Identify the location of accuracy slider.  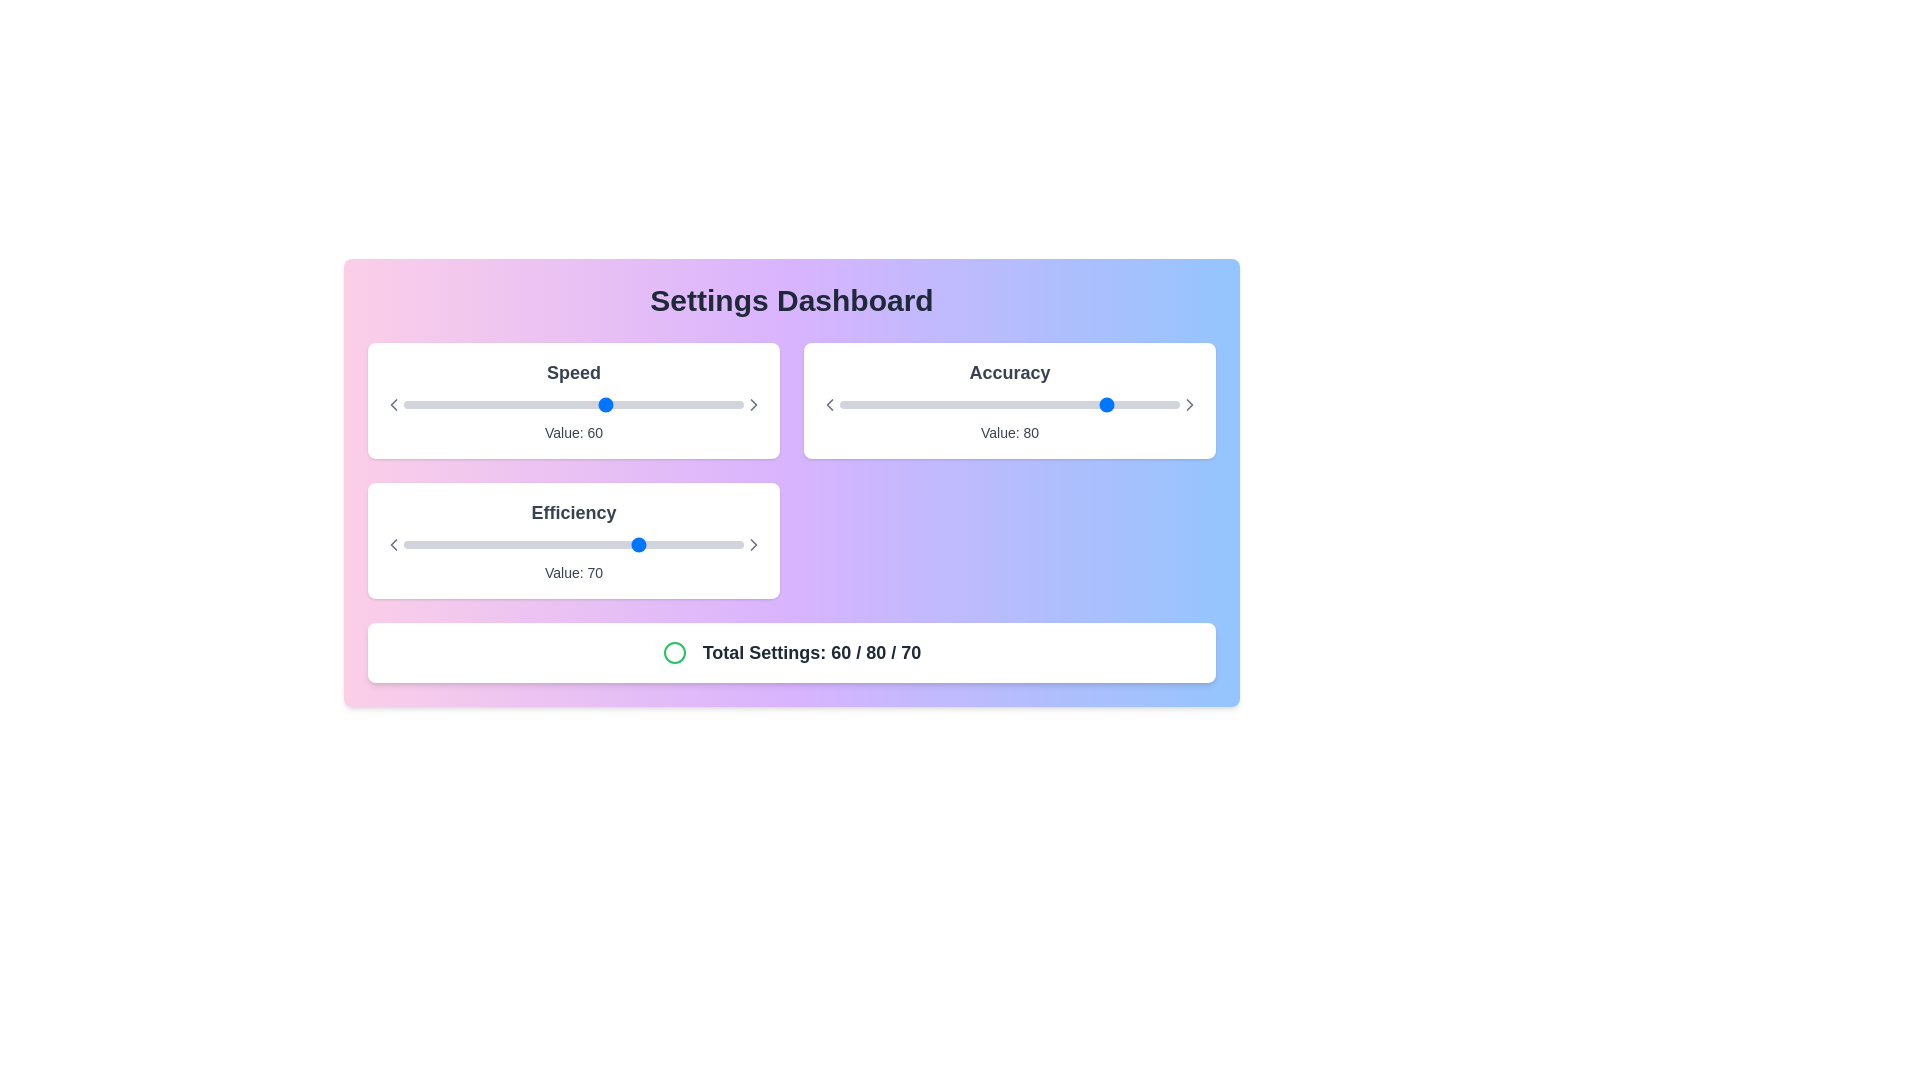
(1152, 405).